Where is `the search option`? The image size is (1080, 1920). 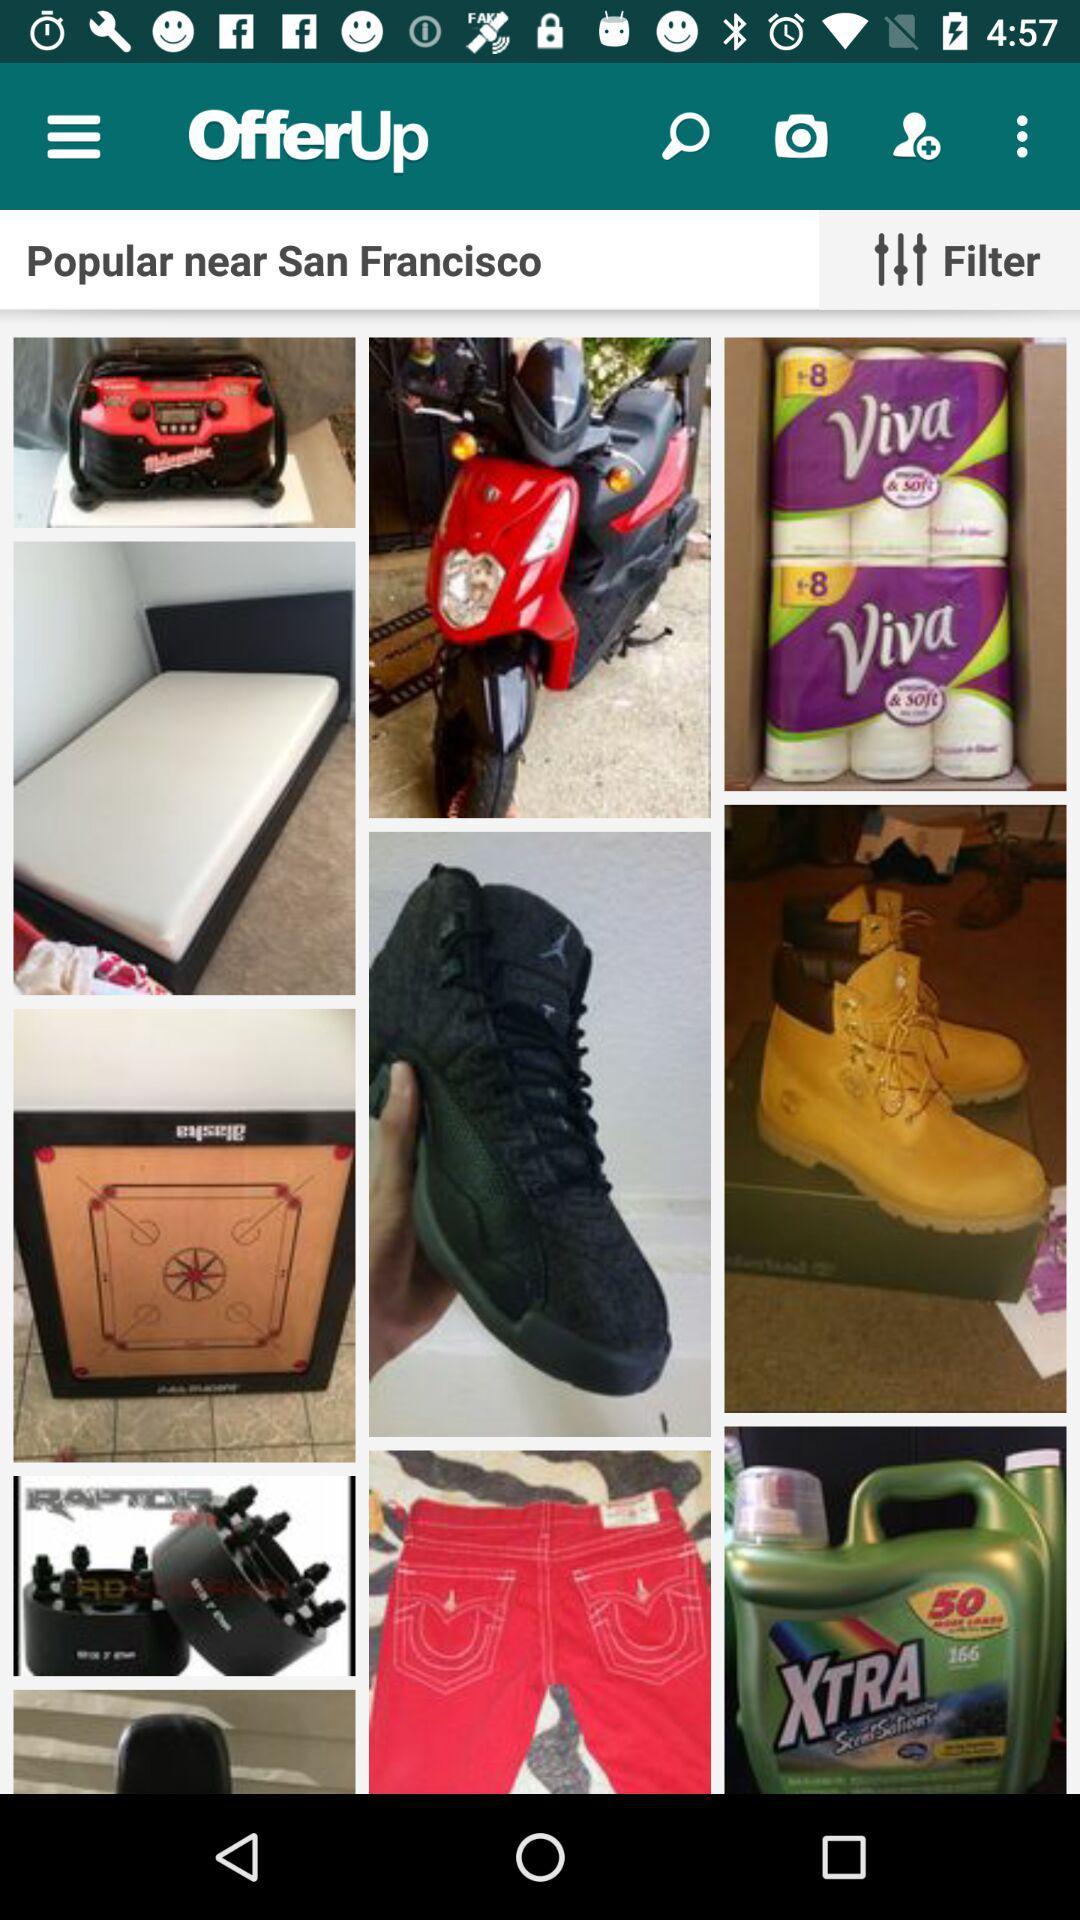 the search option is located at coordinates (685, 136).